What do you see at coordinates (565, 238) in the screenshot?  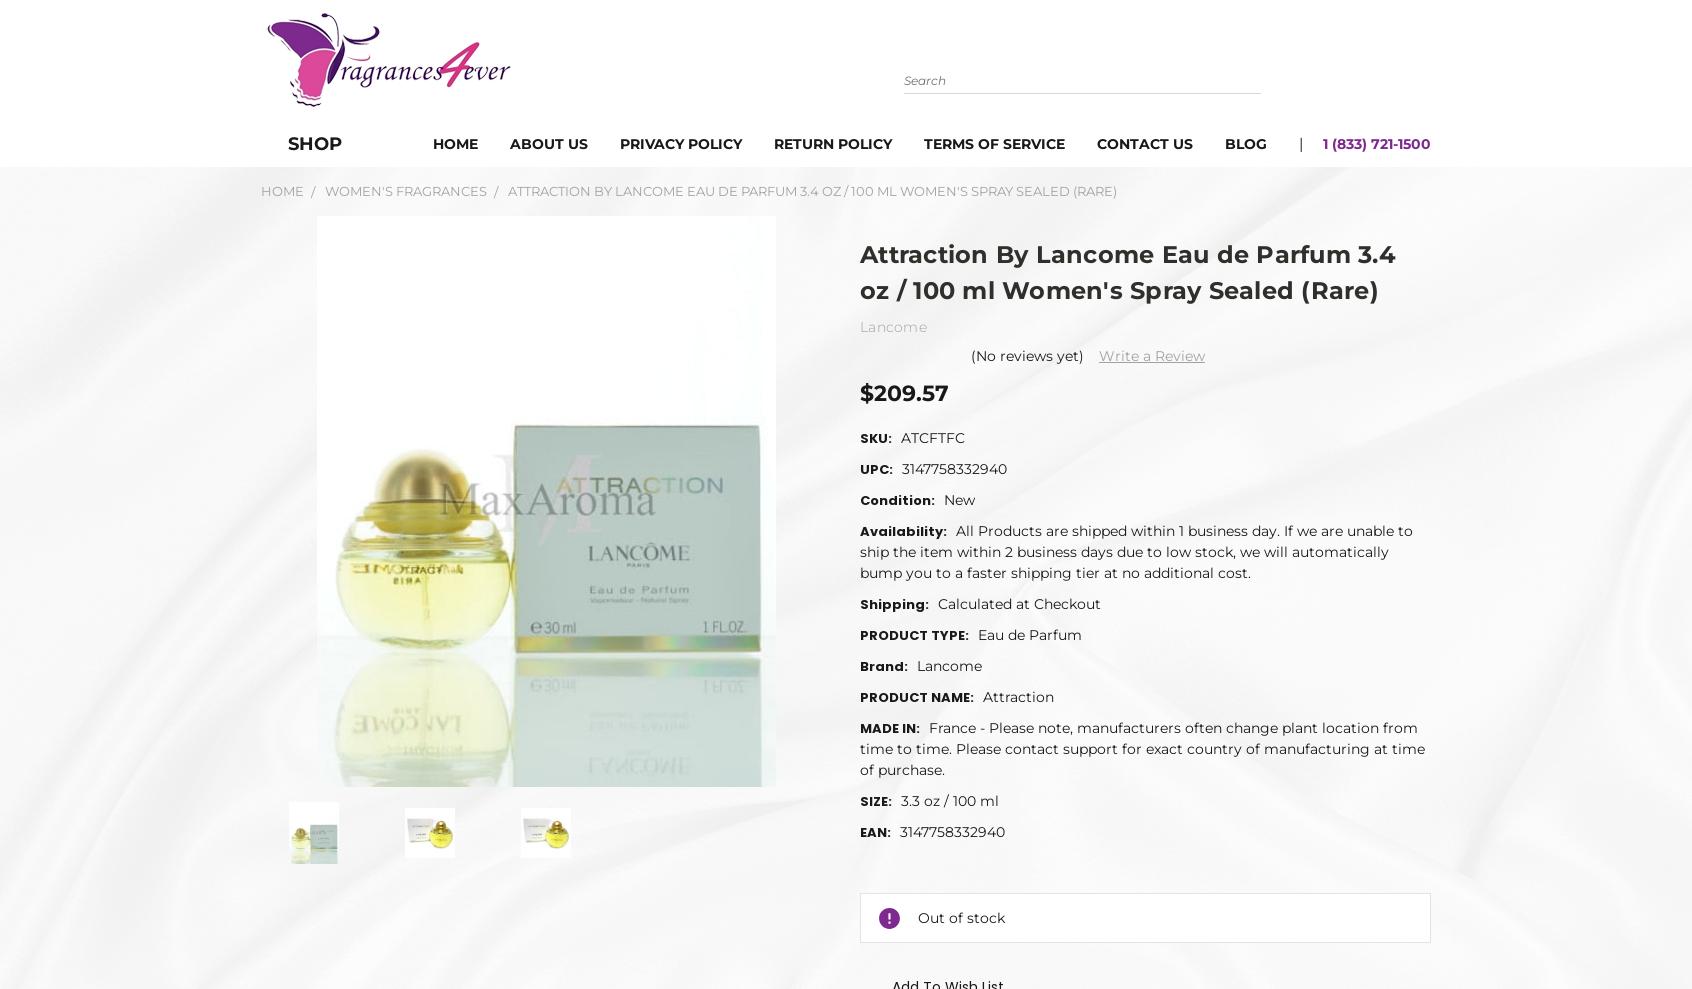 I see `'Attraction By Lancome Eau de Parfum 3.4 oz / 100 ml Women's Spray Sealed (Rare)'` at bounding box center [565, 238].